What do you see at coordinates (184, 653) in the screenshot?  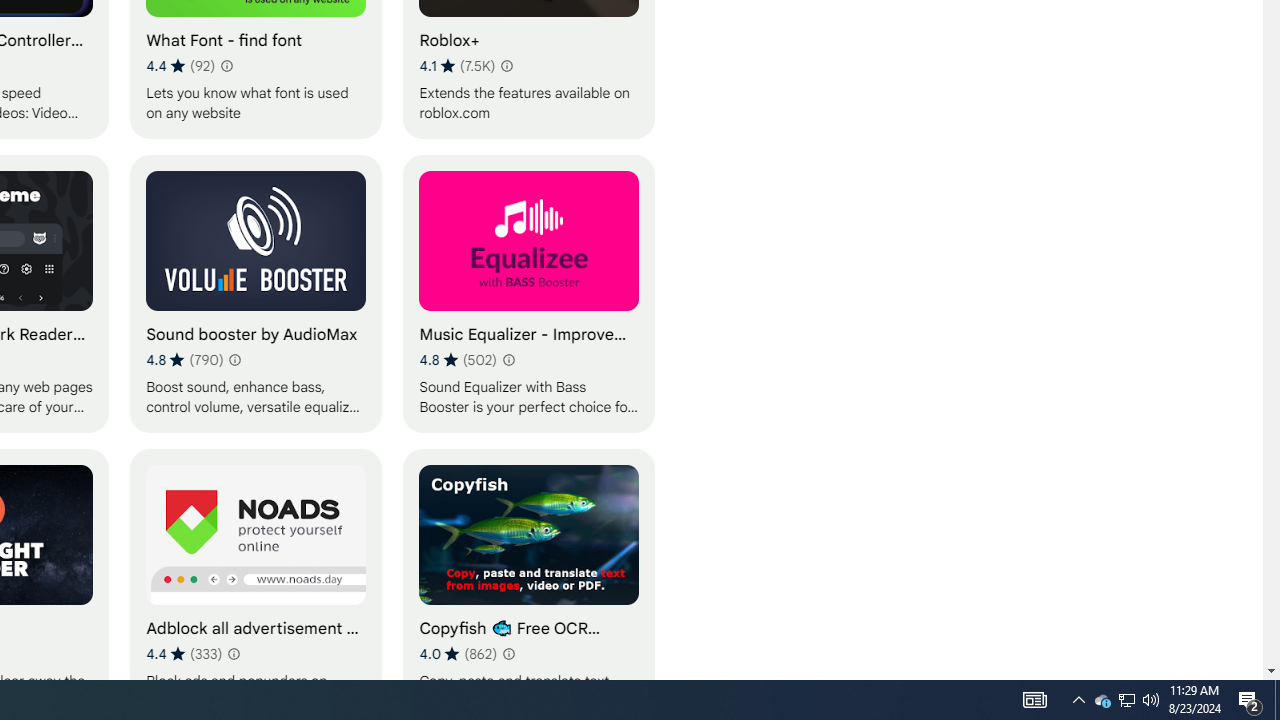 I see `'Average rating 4.4 out of 5 stars. 333 ratings.'` at bounding box center [184, 653].